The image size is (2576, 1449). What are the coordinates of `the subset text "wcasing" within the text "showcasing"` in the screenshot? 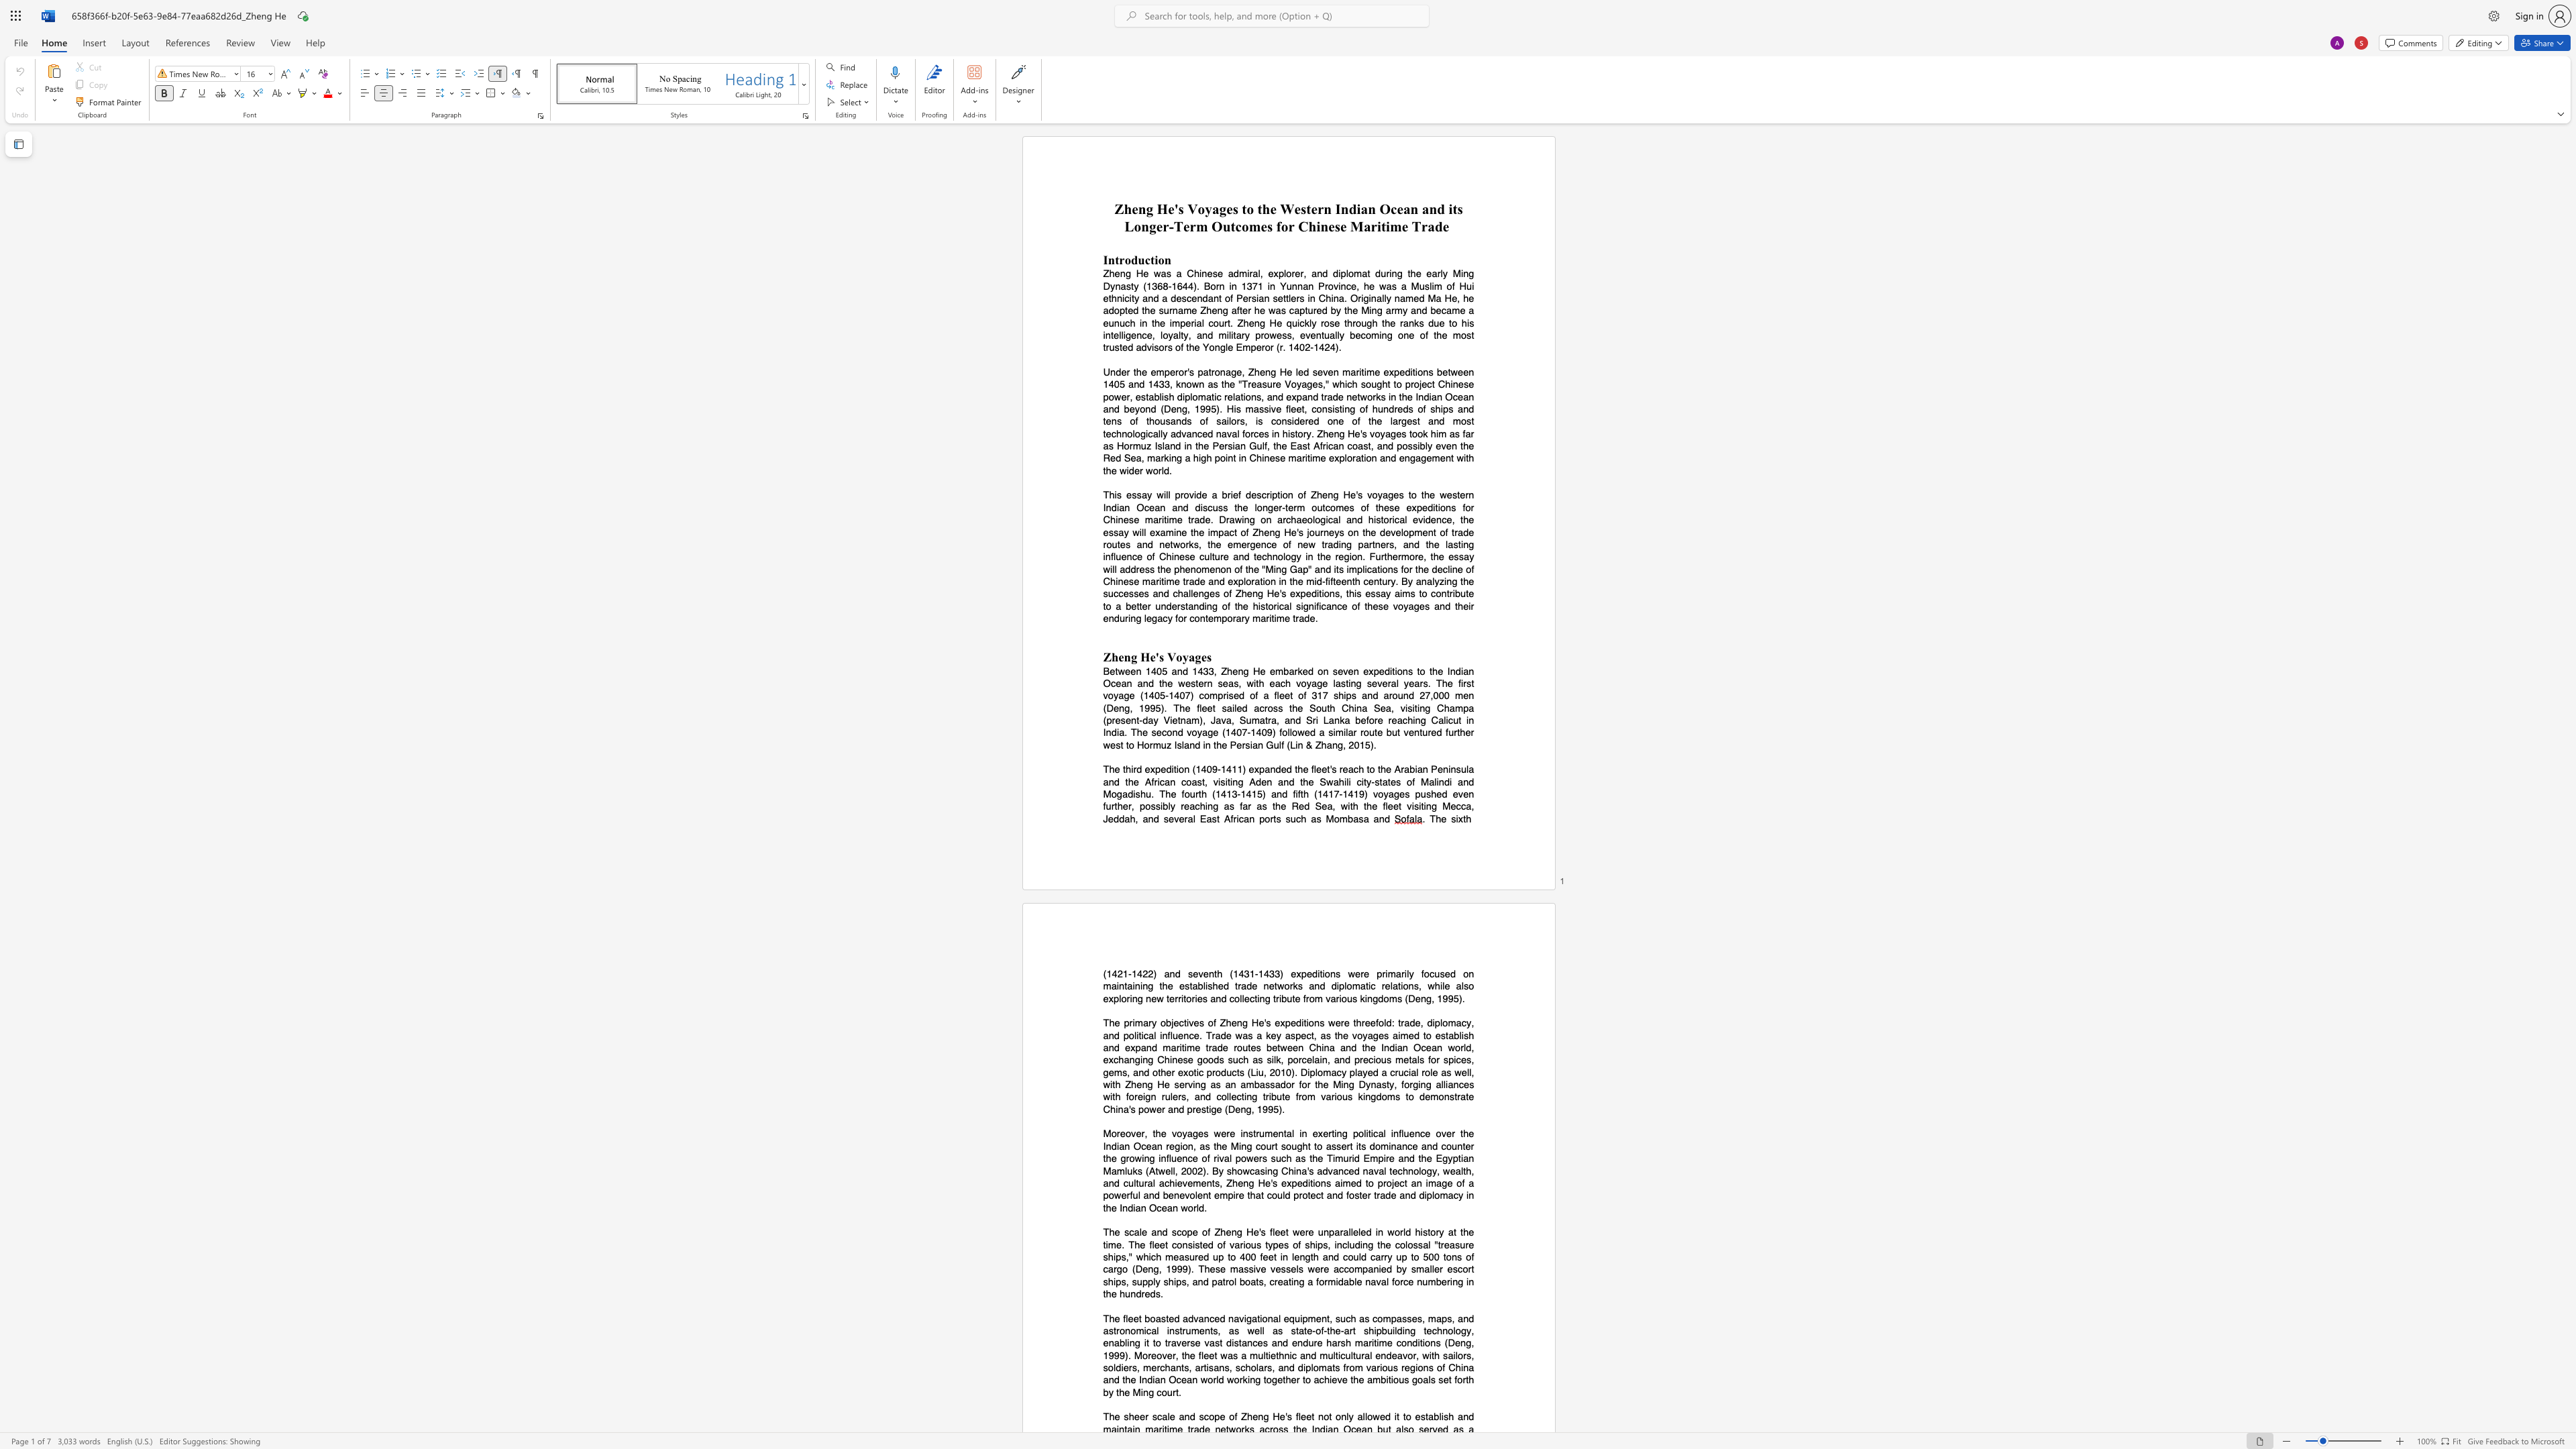 It's located at (1241, 1170).